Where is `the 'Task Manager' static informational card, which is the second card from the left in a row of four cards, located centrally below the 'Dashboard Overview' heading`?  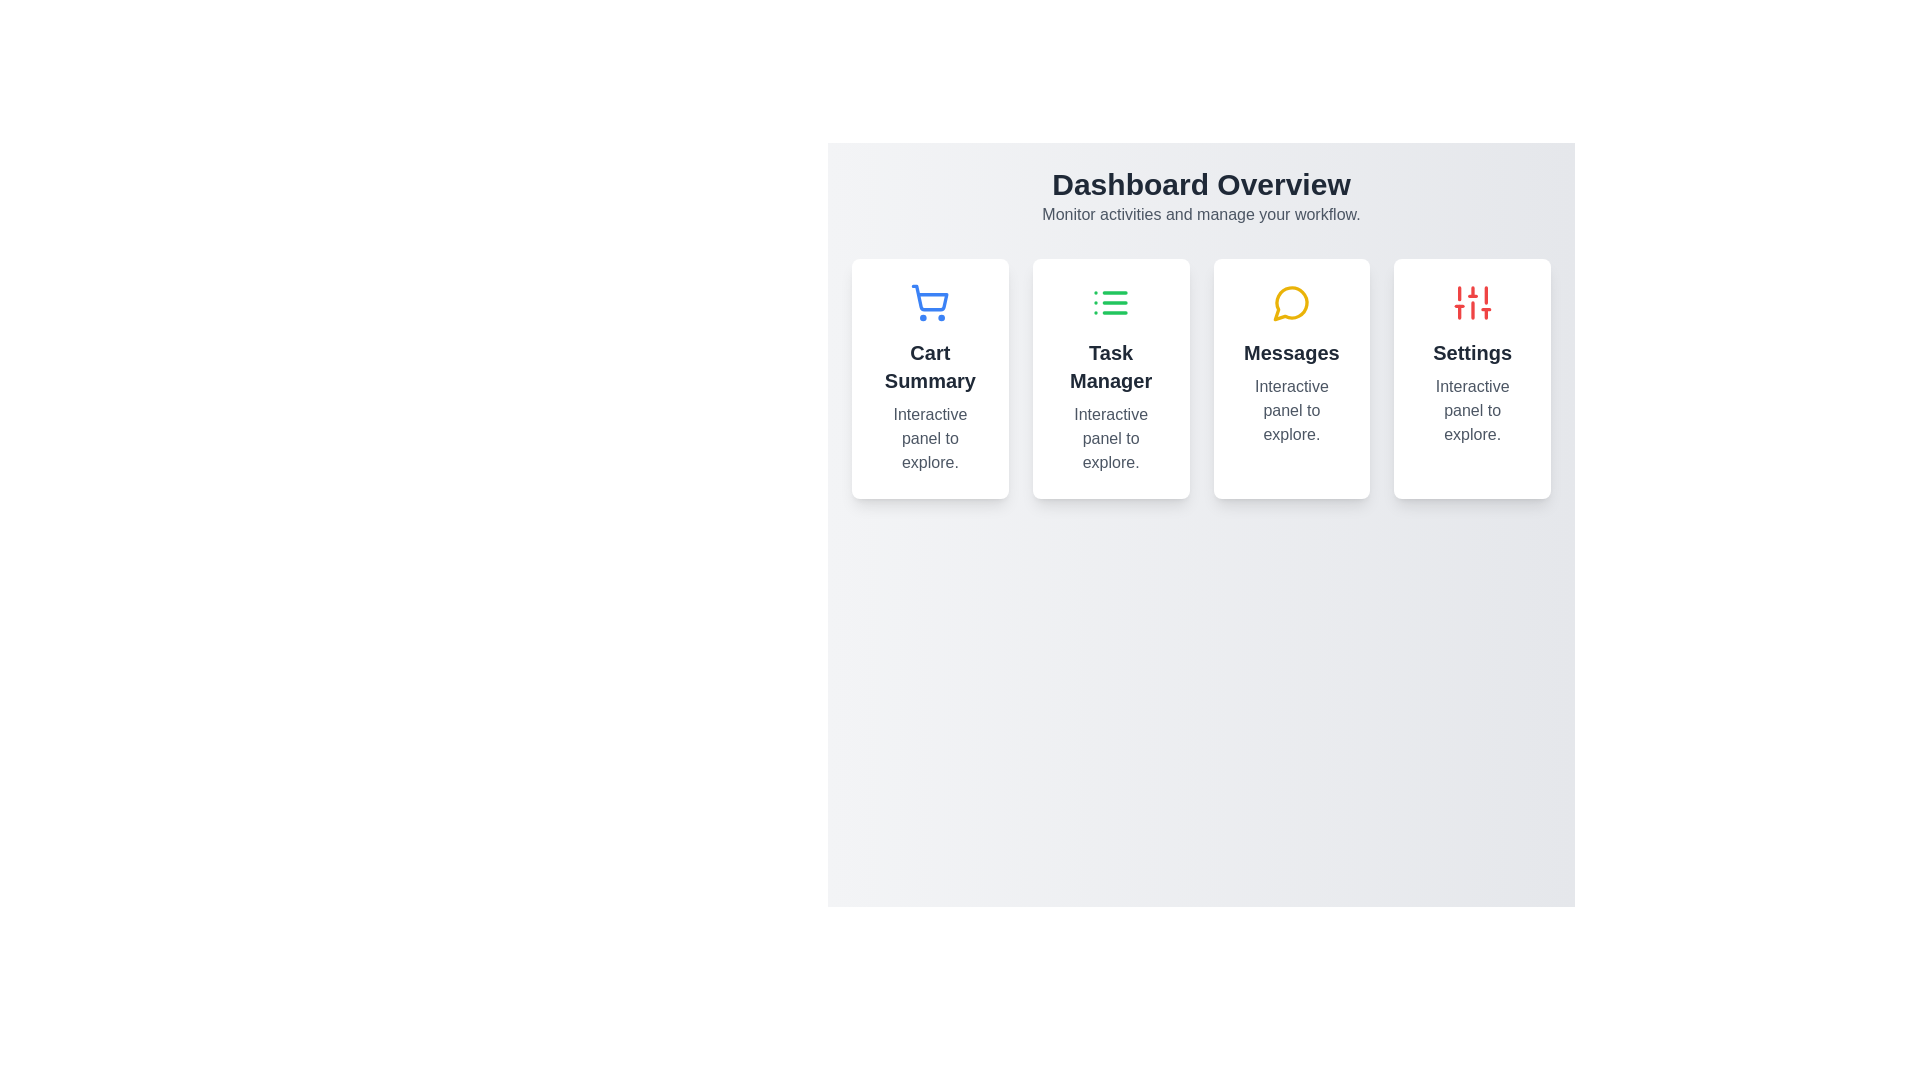 the 'Task Manager' static informational card, which is the second card from the left in a row of four cards, located centrally below the 'Dashboard Overview' heading is located at coordinates (1110, 378).